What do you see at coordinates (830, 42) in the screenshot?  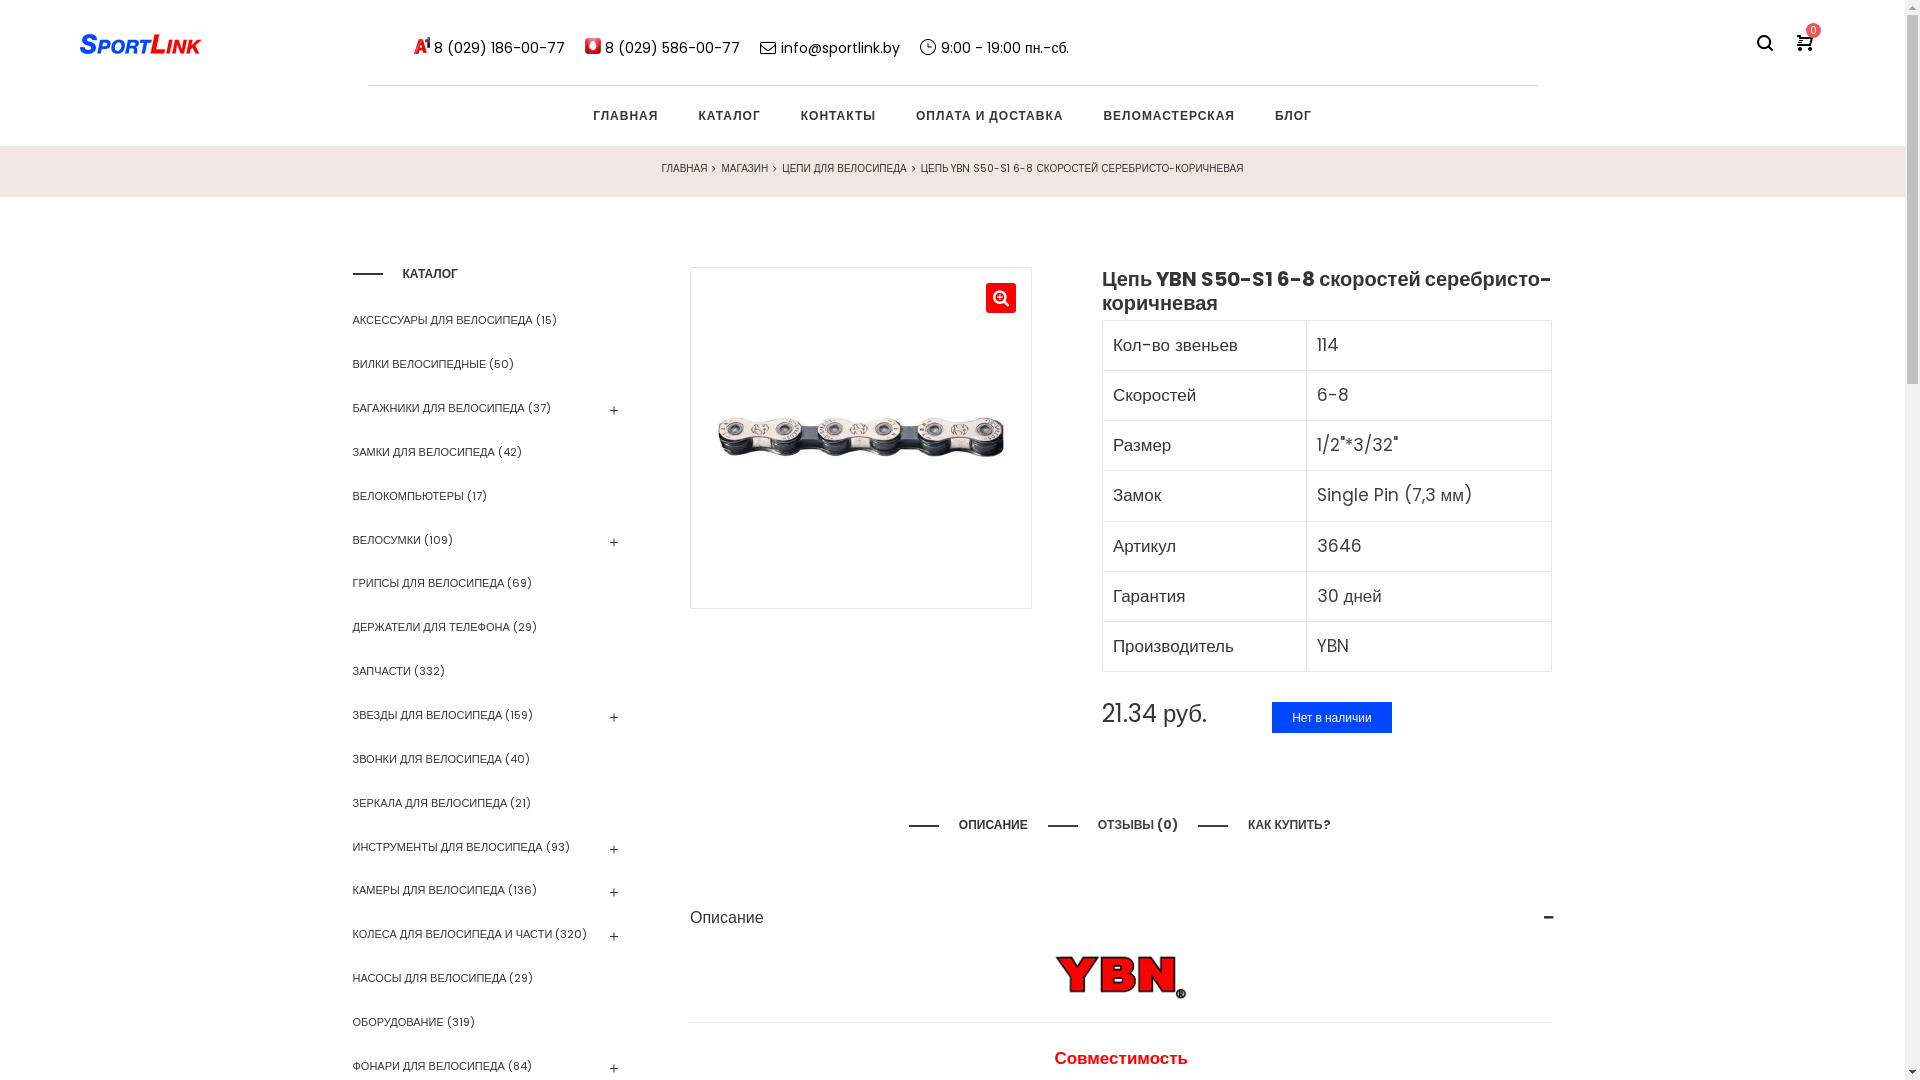 I see `'info@sportlink.by'` at bounding box center [830, 42].